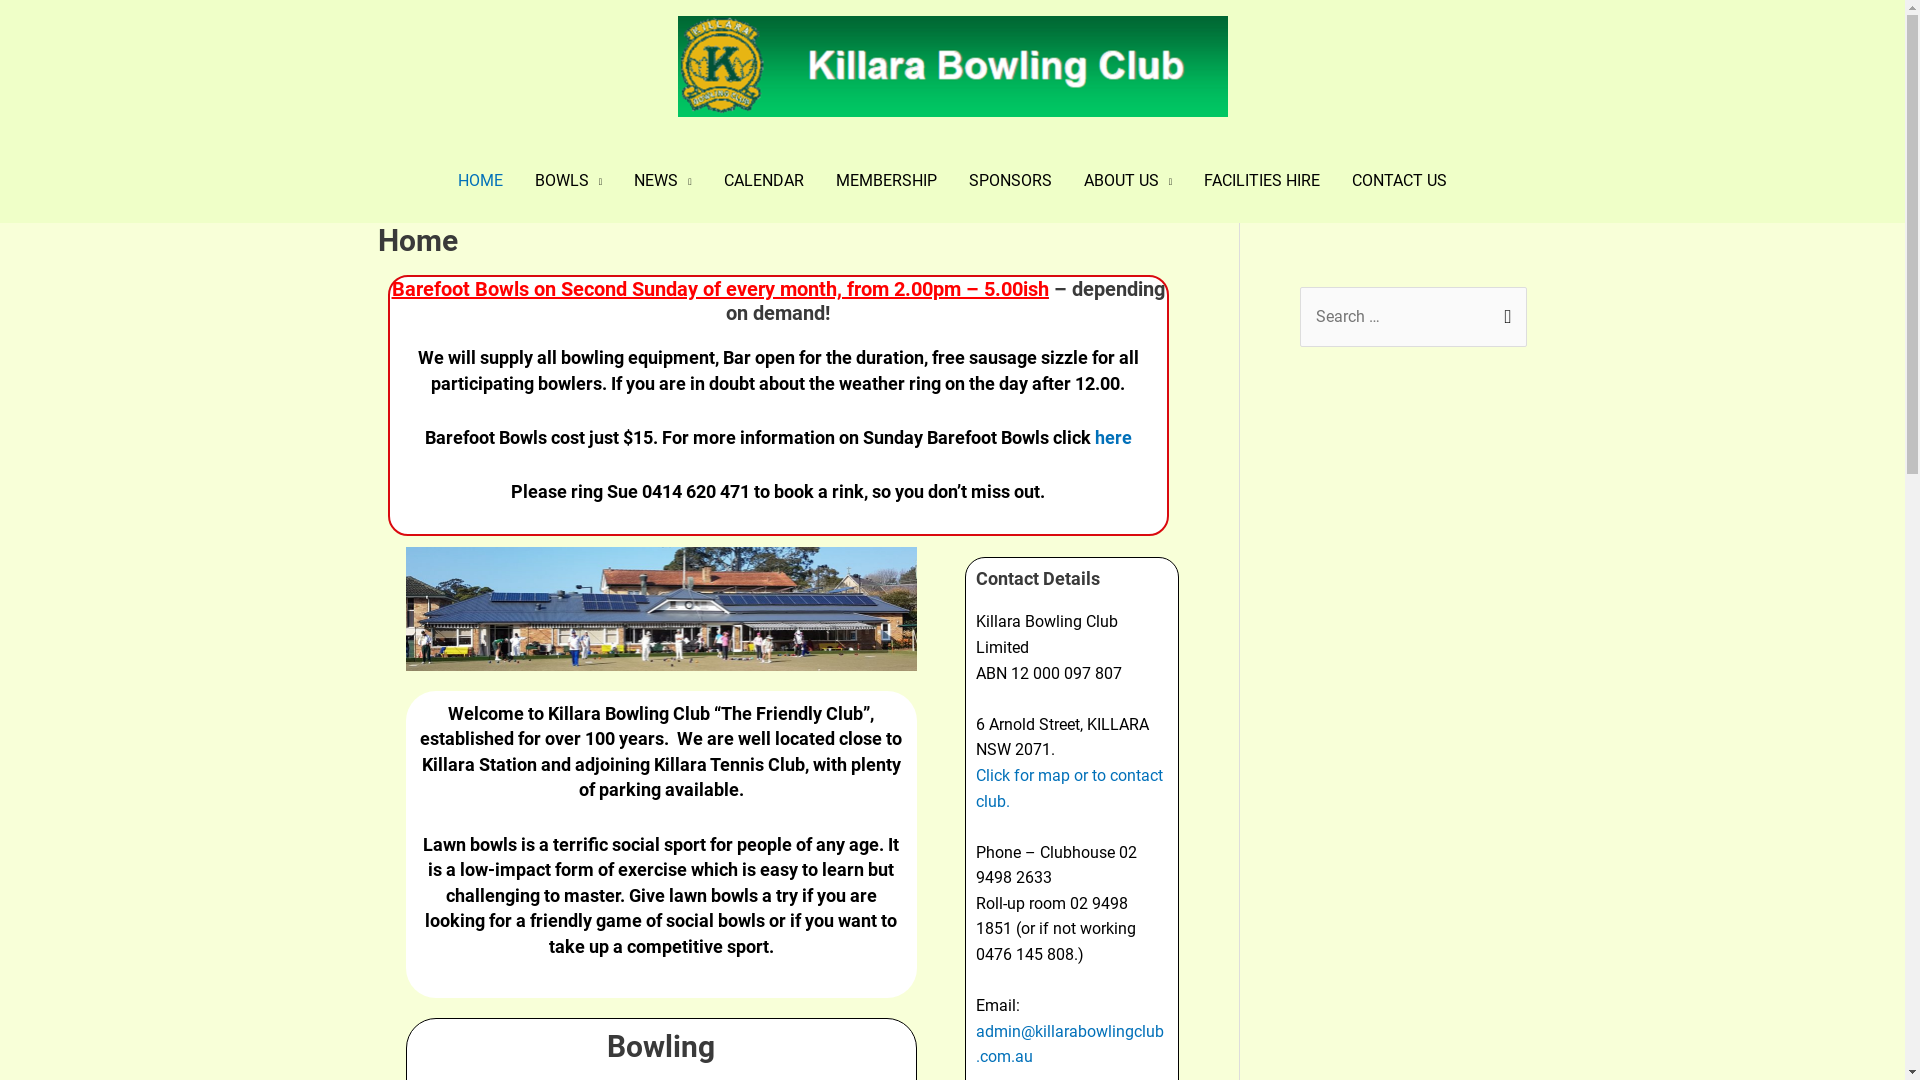 This screenshot has width=1920, height=1080. I want to click on 'HOME', so click(480, 181).